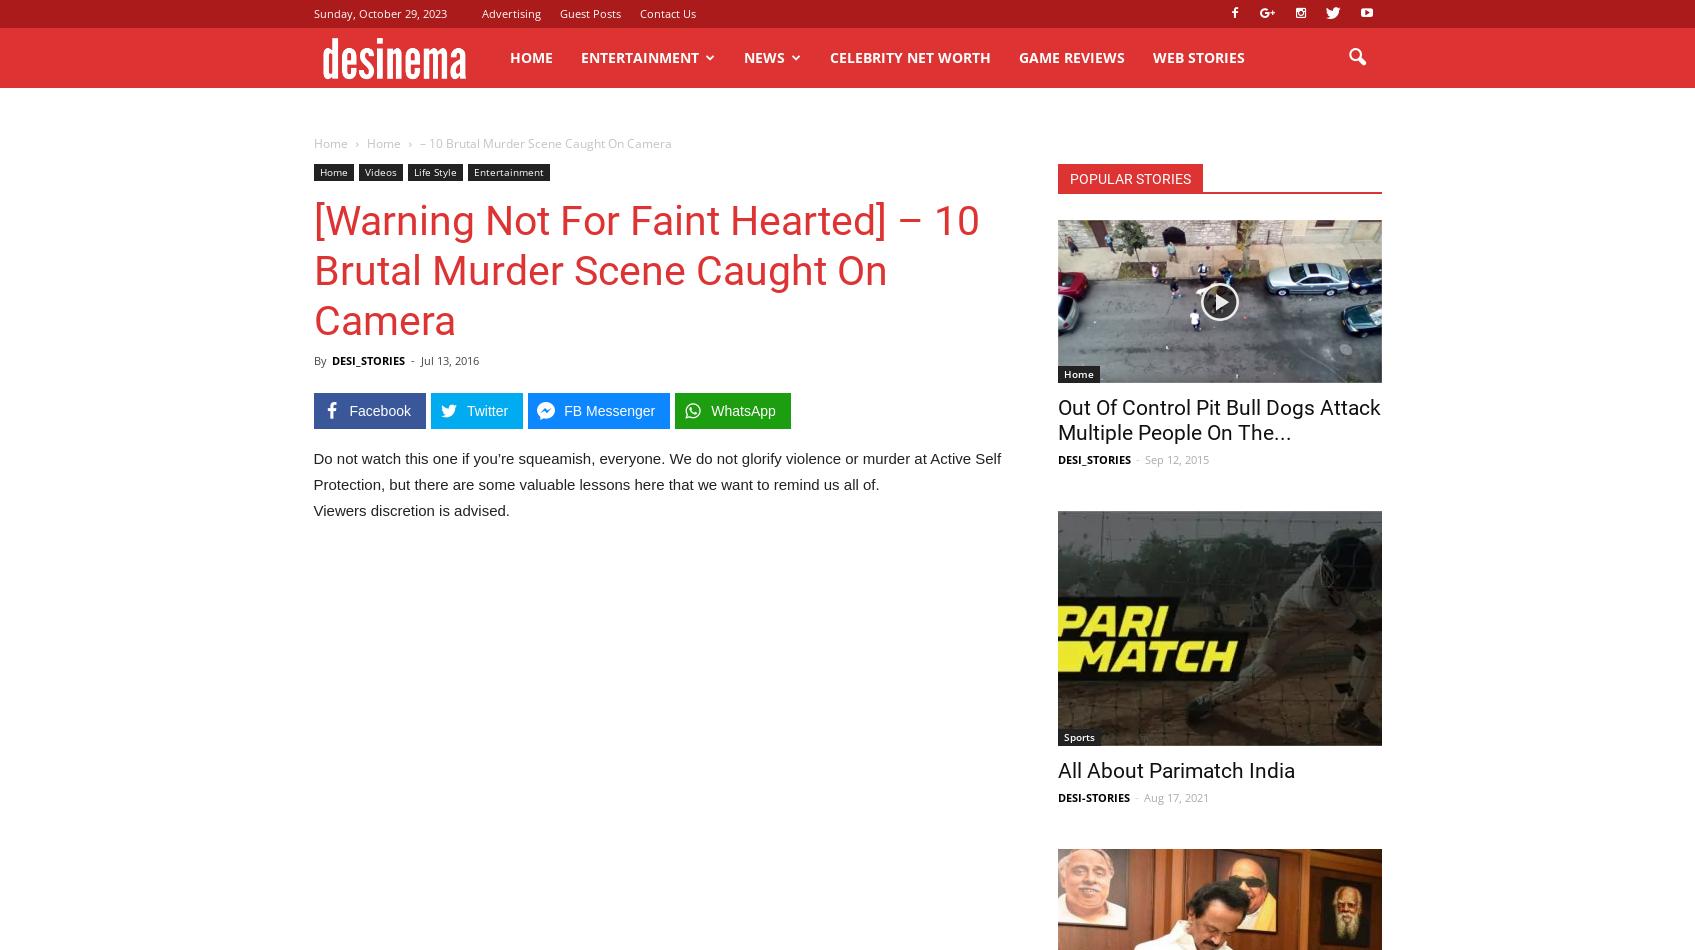 This screenshot has height=950, width=1695. What do you see at coordinates (1218, 419) in the screenshot?
I see `'Out Of Control Pit Bull Dogs Attack Multiple People On The...'` at bounding box center [1218, 419].